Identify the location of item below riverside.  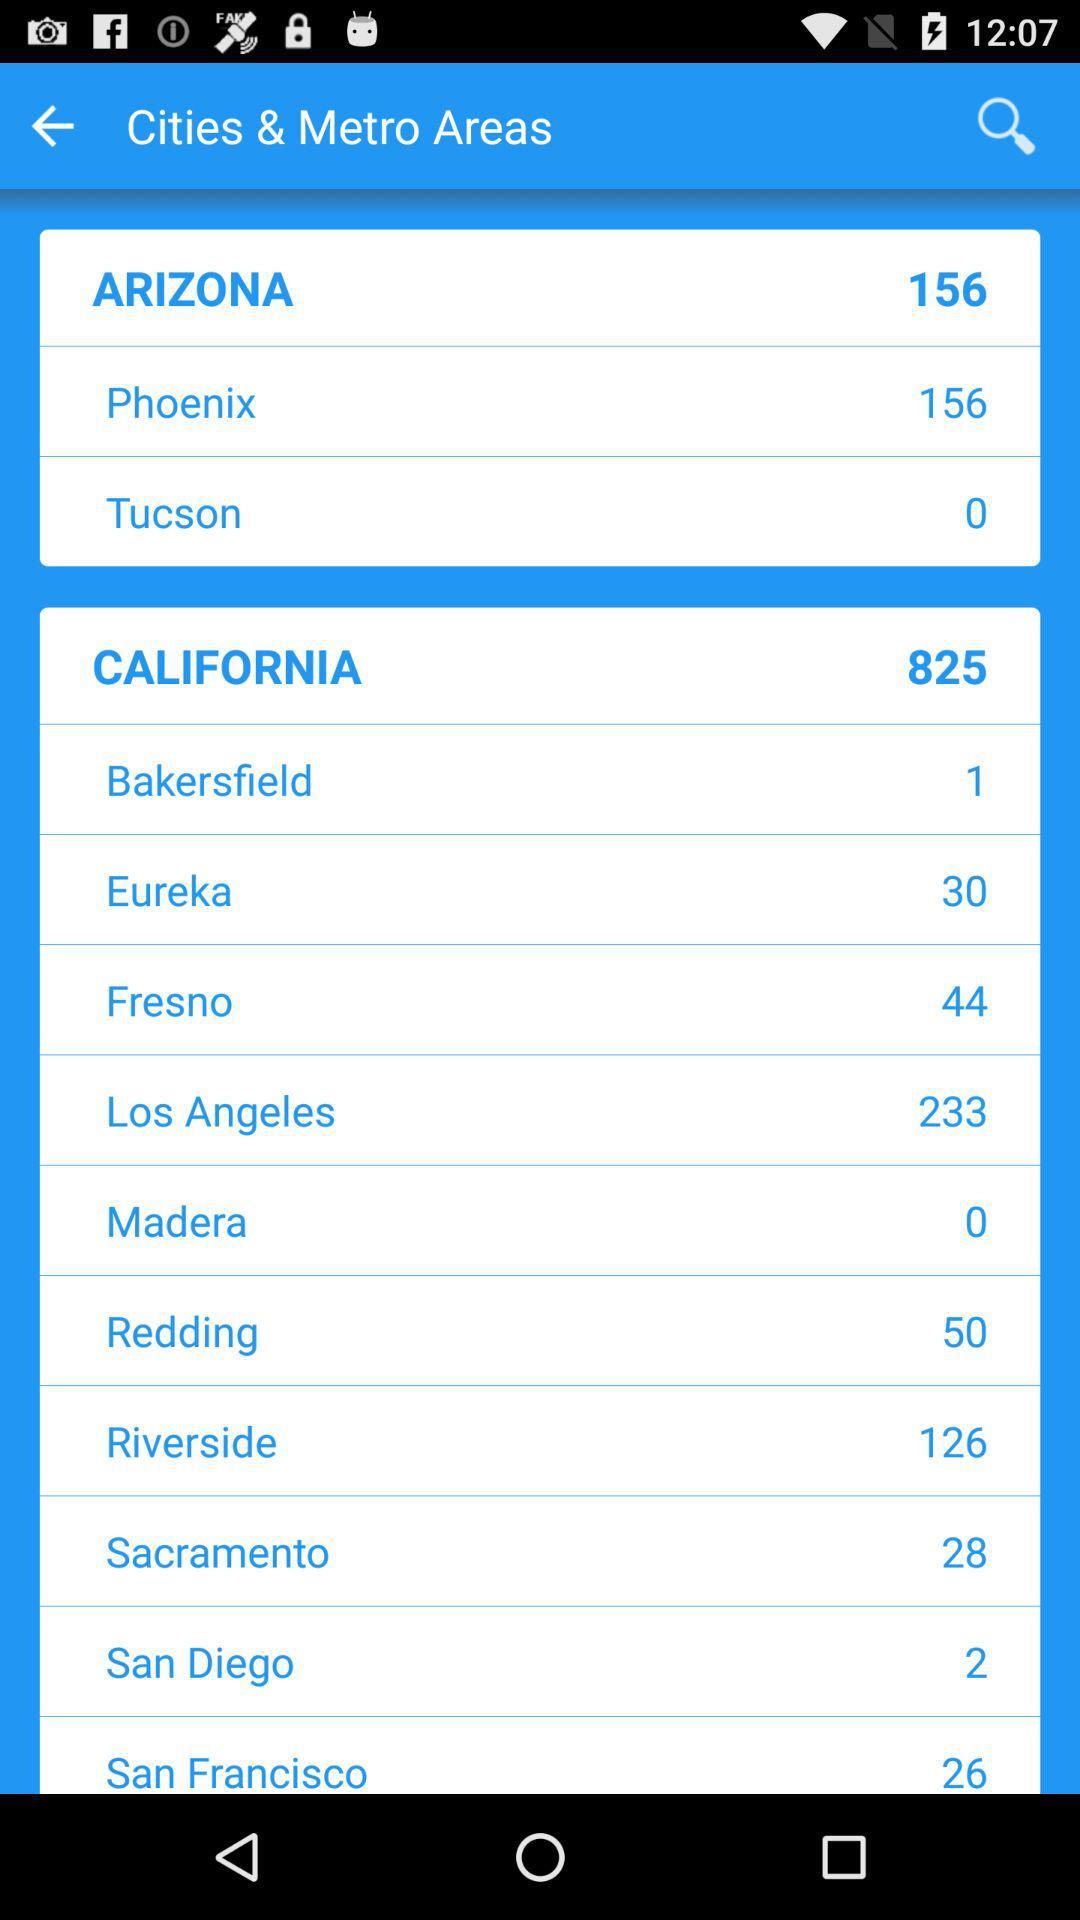
(855, 1549).